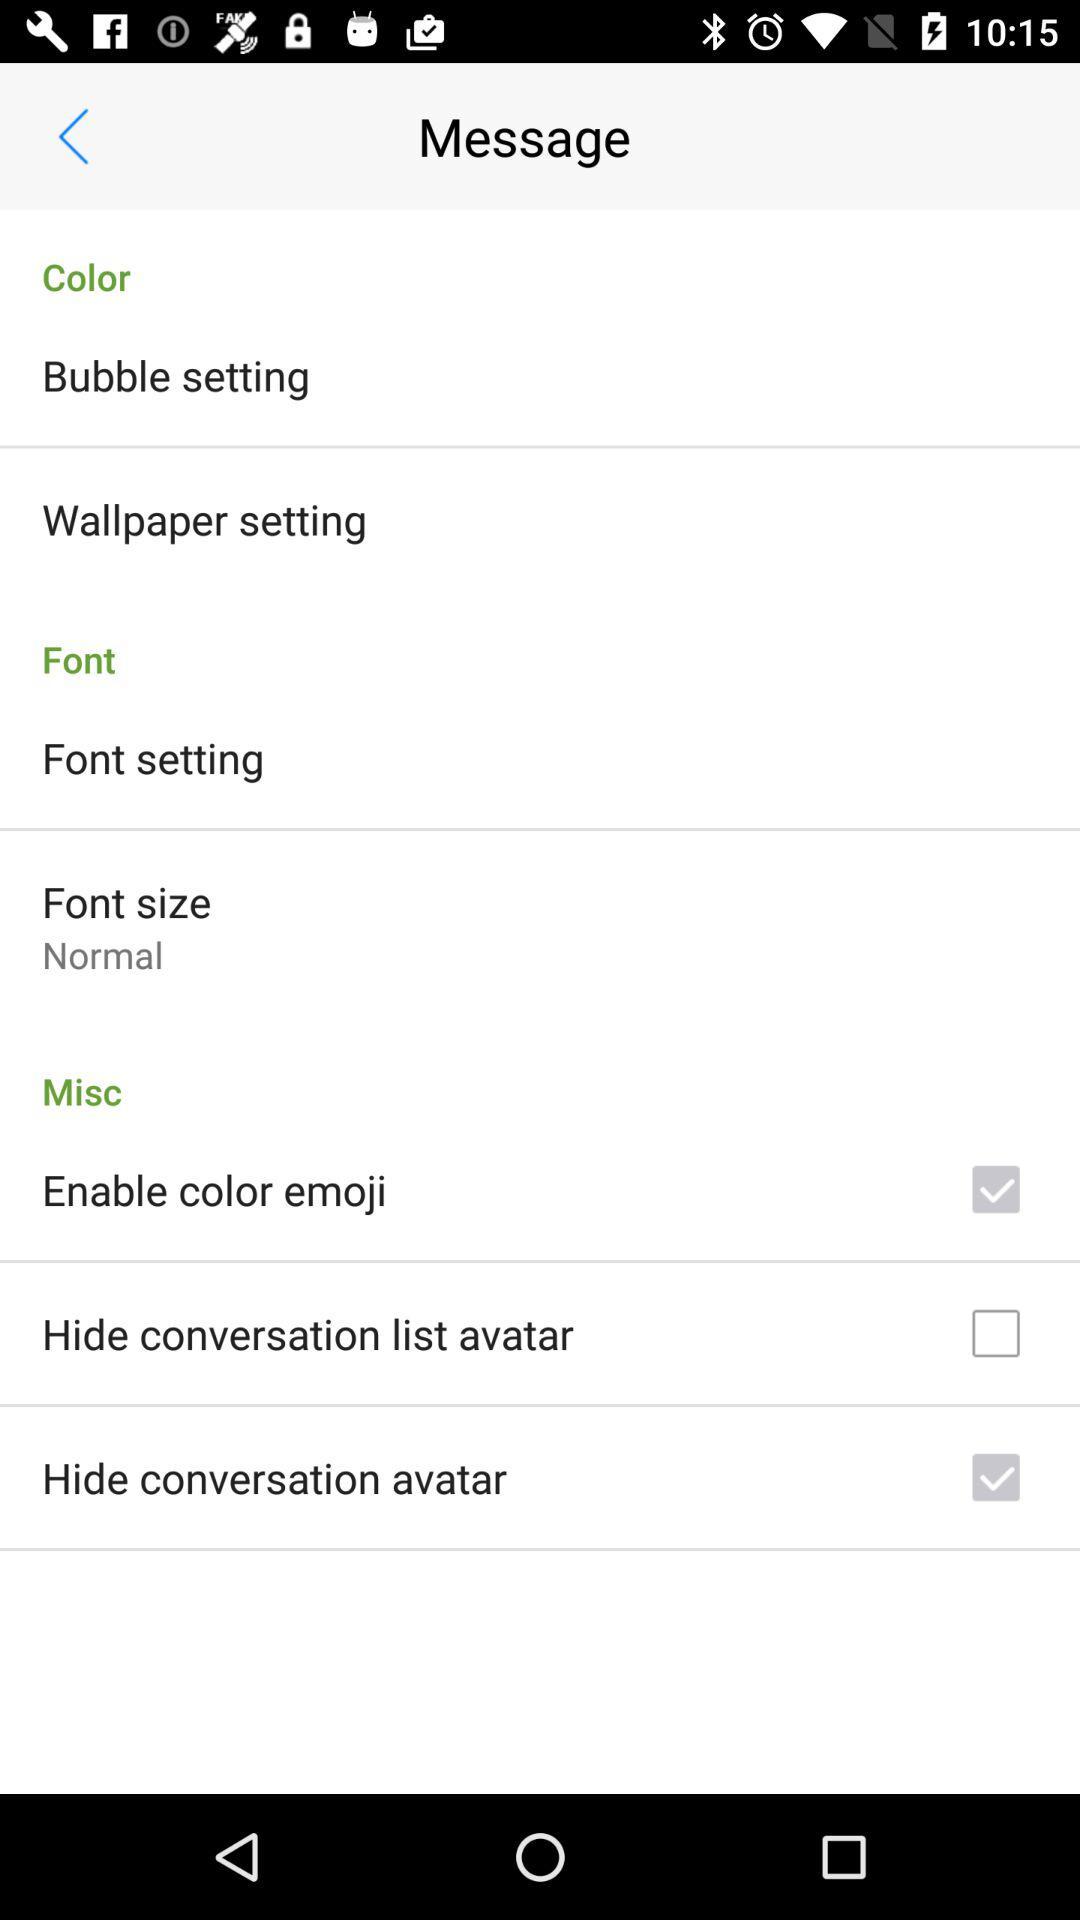  I want to click on the normal icon, so click(102, 953).